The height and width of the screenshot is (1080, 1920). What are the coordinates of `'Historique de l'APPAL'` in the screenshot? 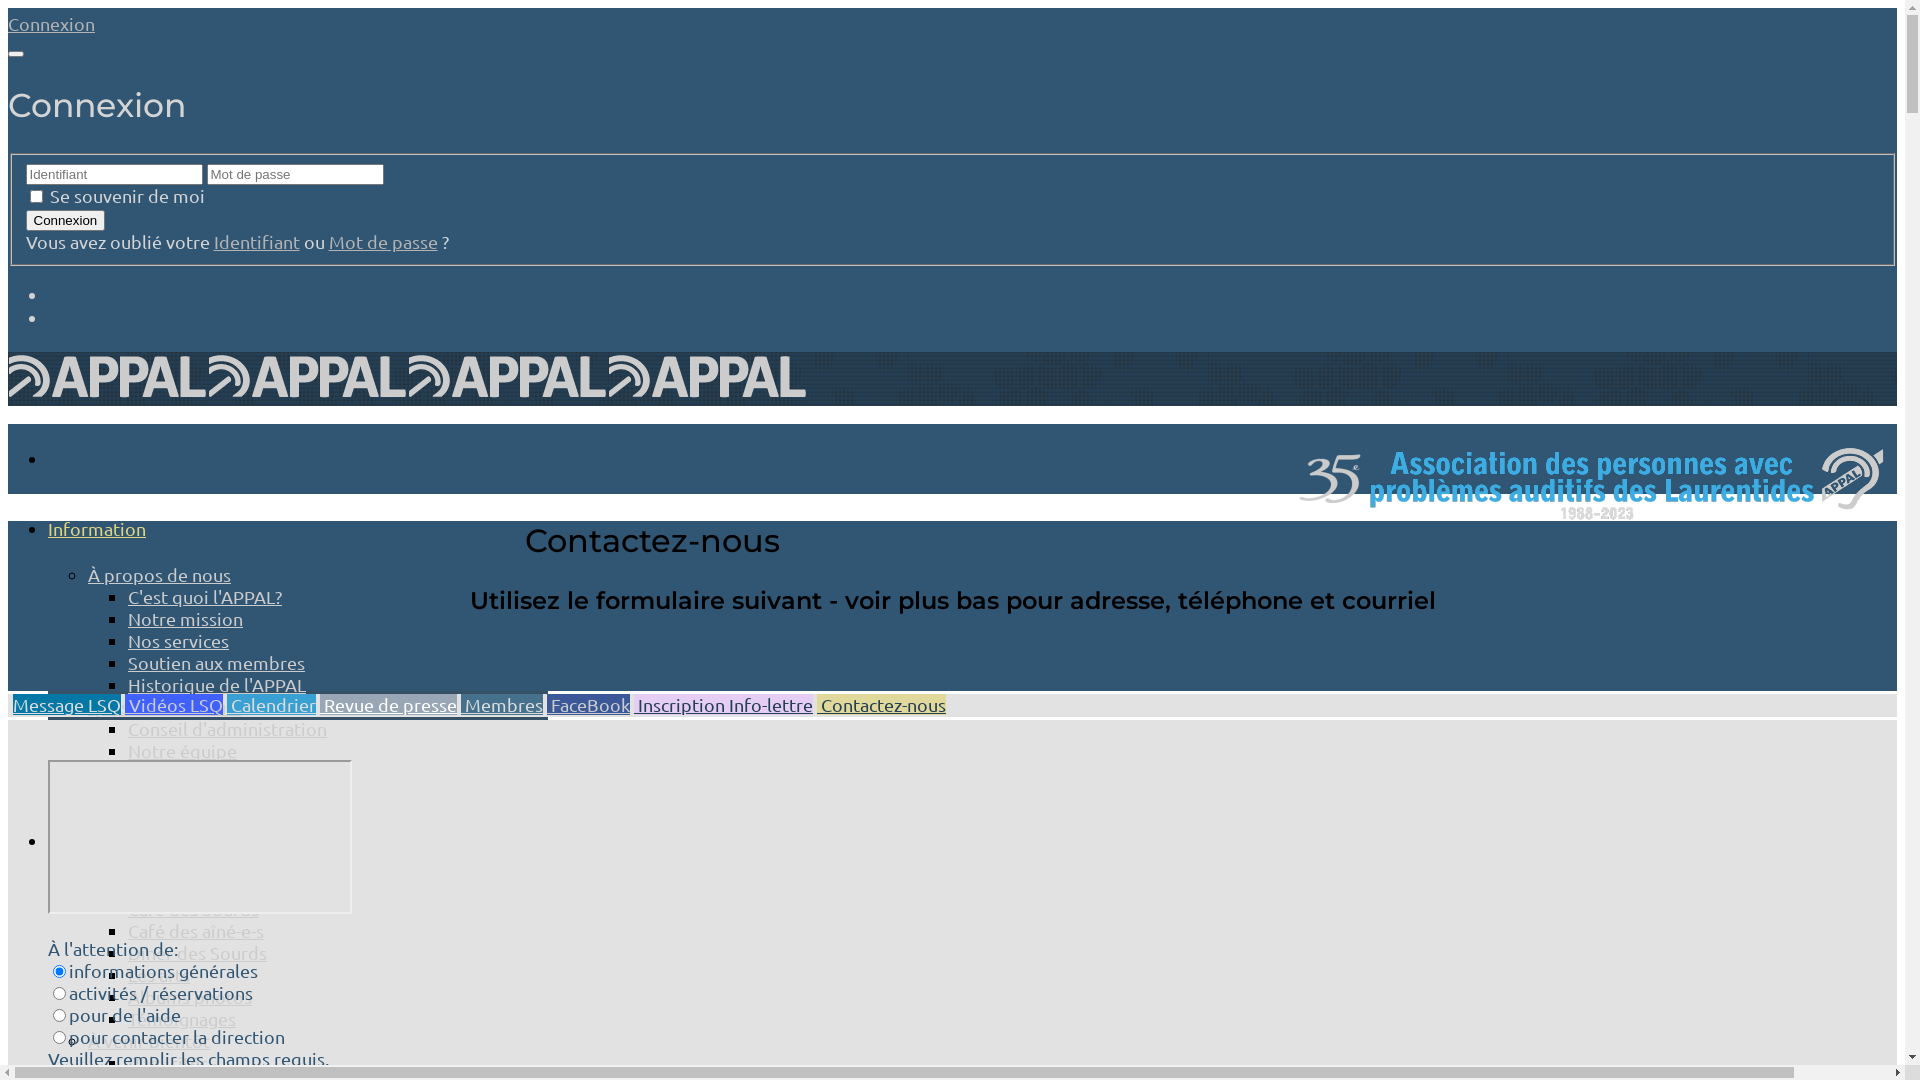 It's located at (216, 683).